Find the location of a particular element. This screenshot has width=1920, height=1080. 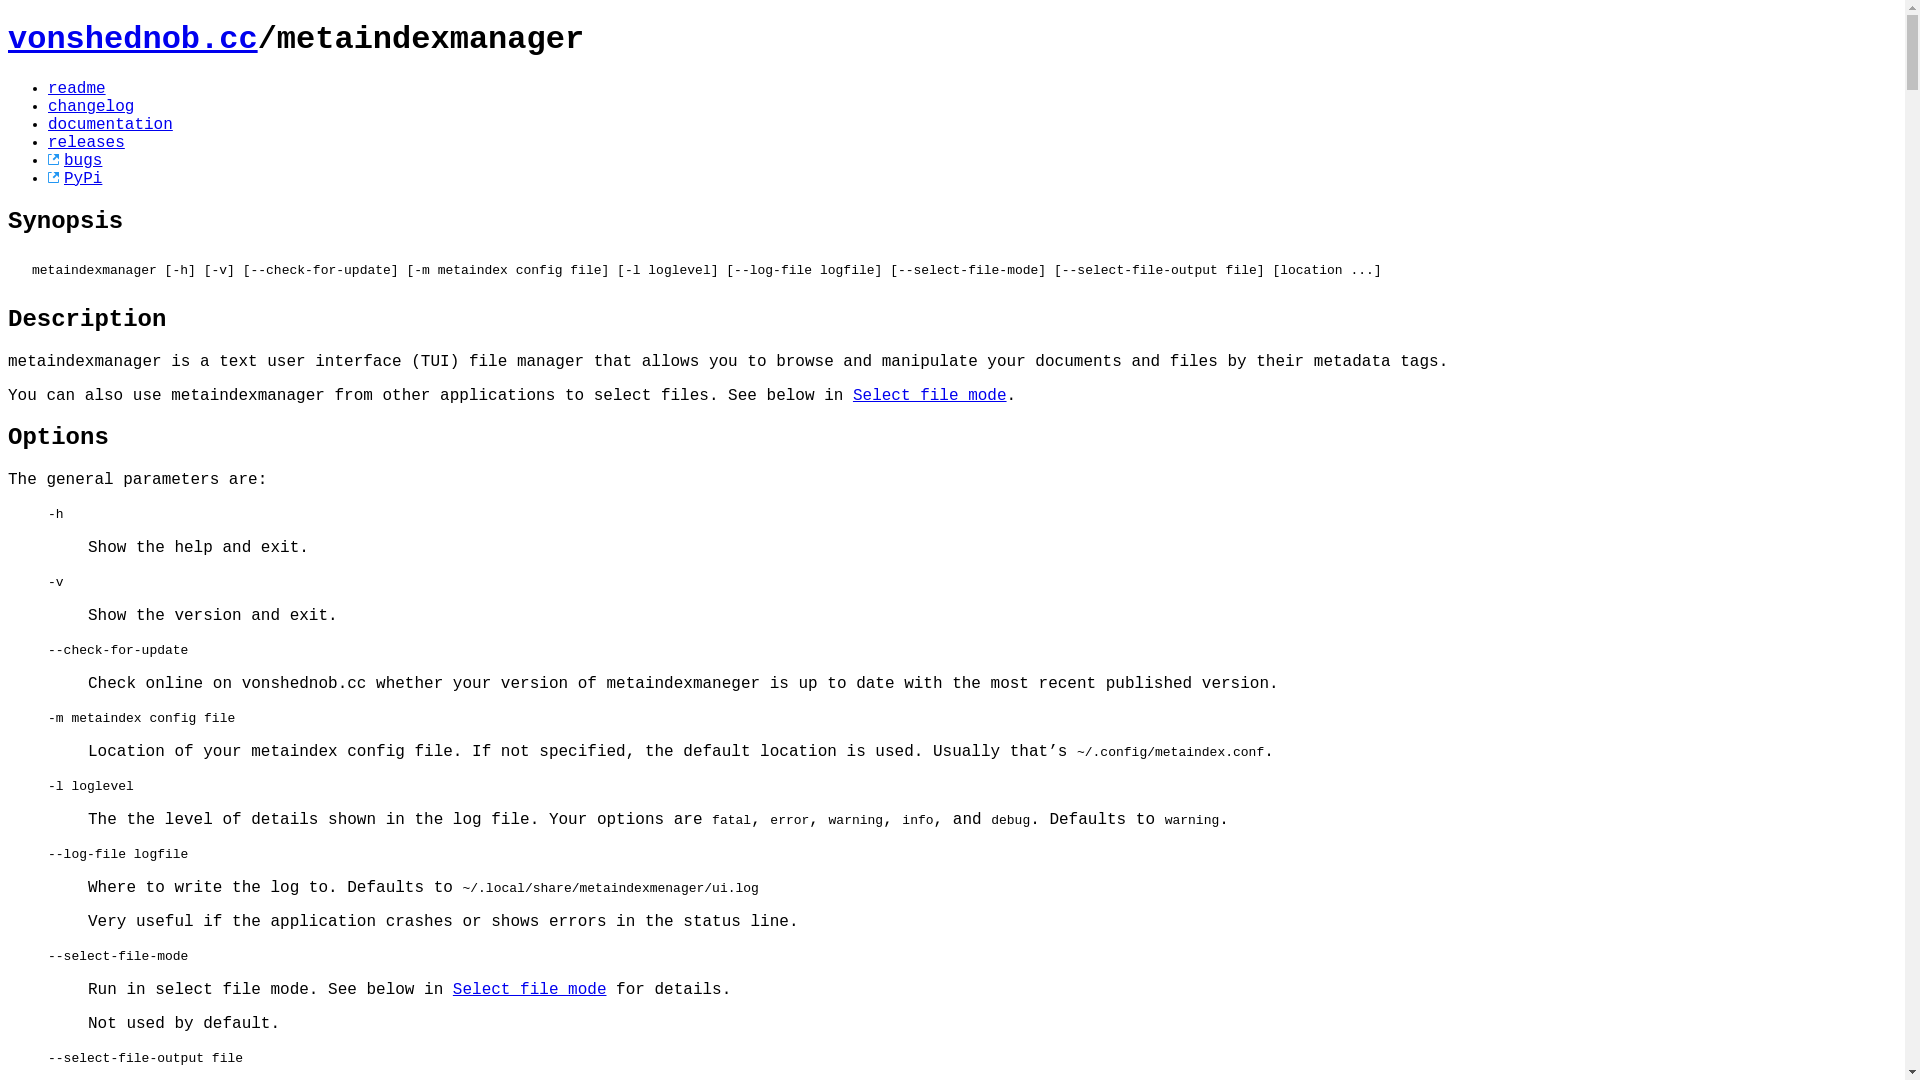

'releases' is located at coordinates (48, 141).